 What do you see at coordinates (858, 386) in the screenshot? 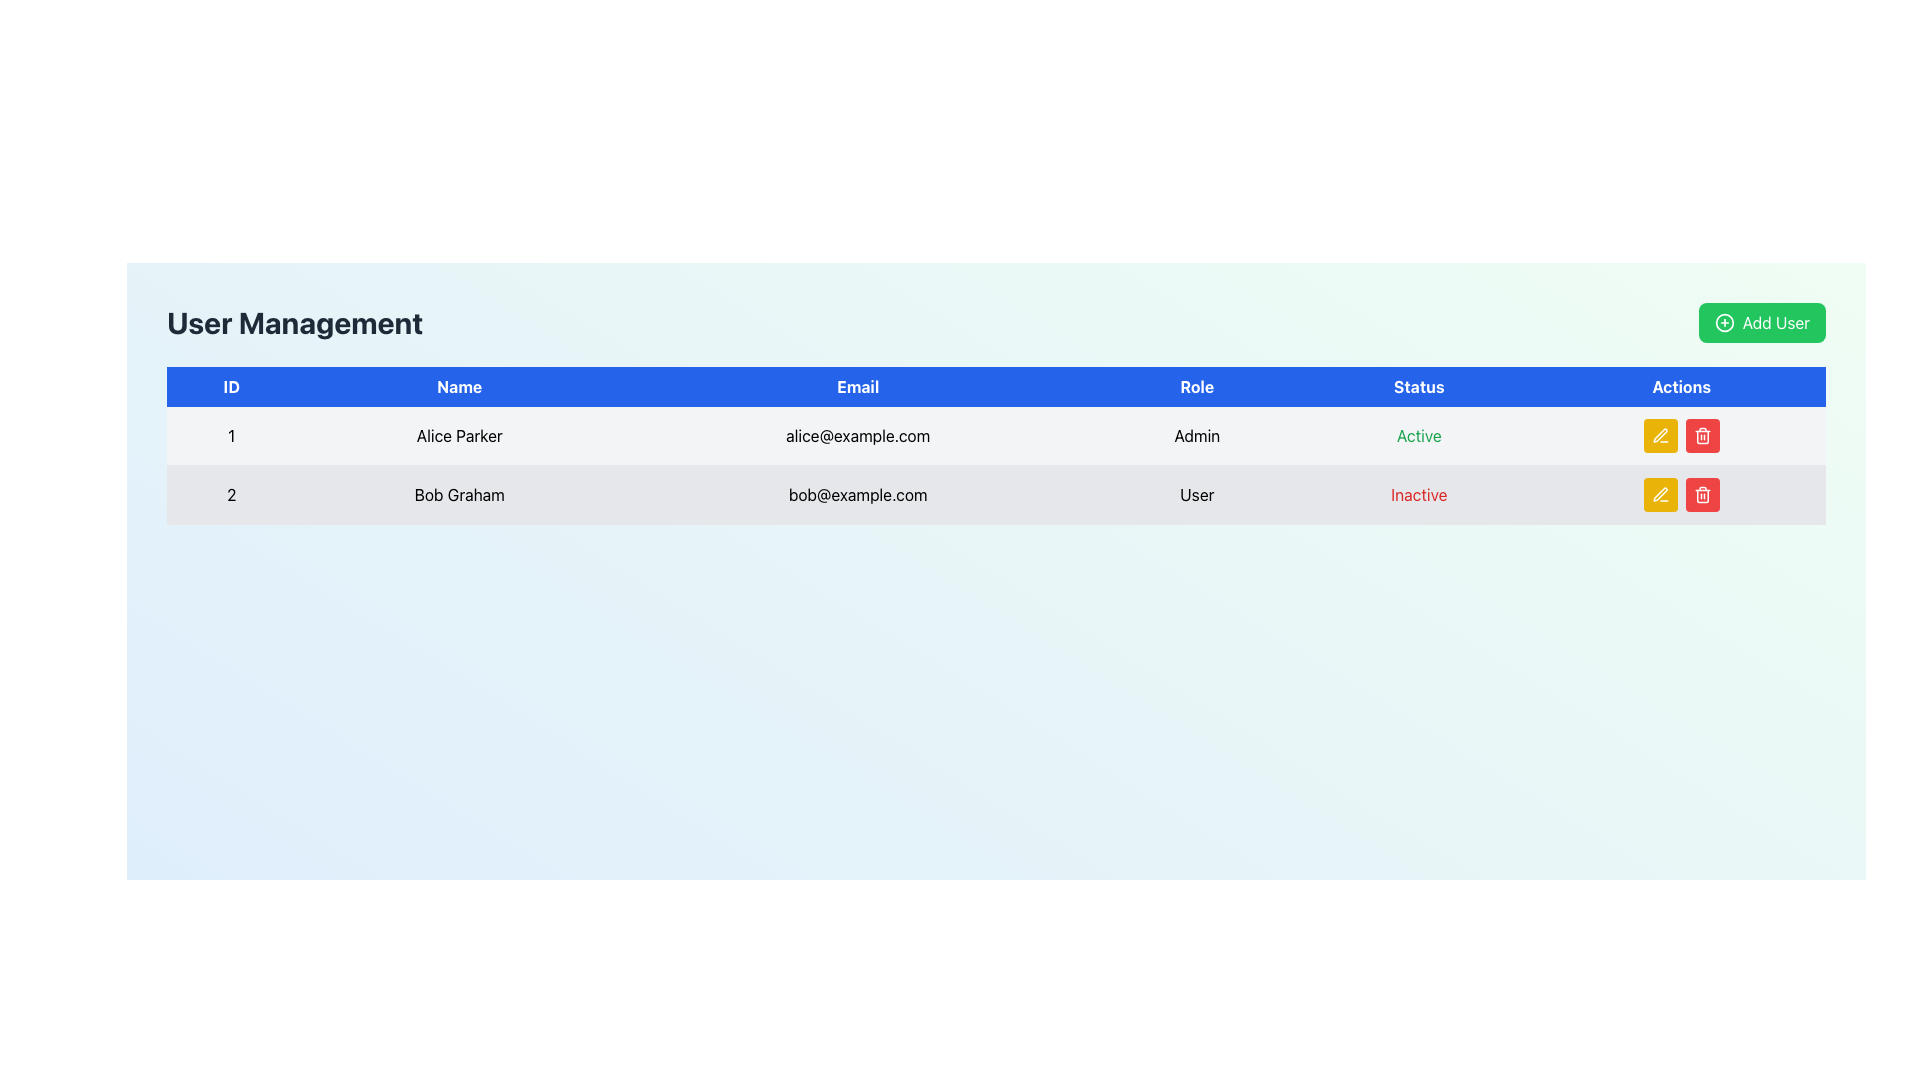
I see `the 'Email' label, which is styled with white text on a dark blue background and is the third column in the header row of a table` at bounding box center [858, 386].